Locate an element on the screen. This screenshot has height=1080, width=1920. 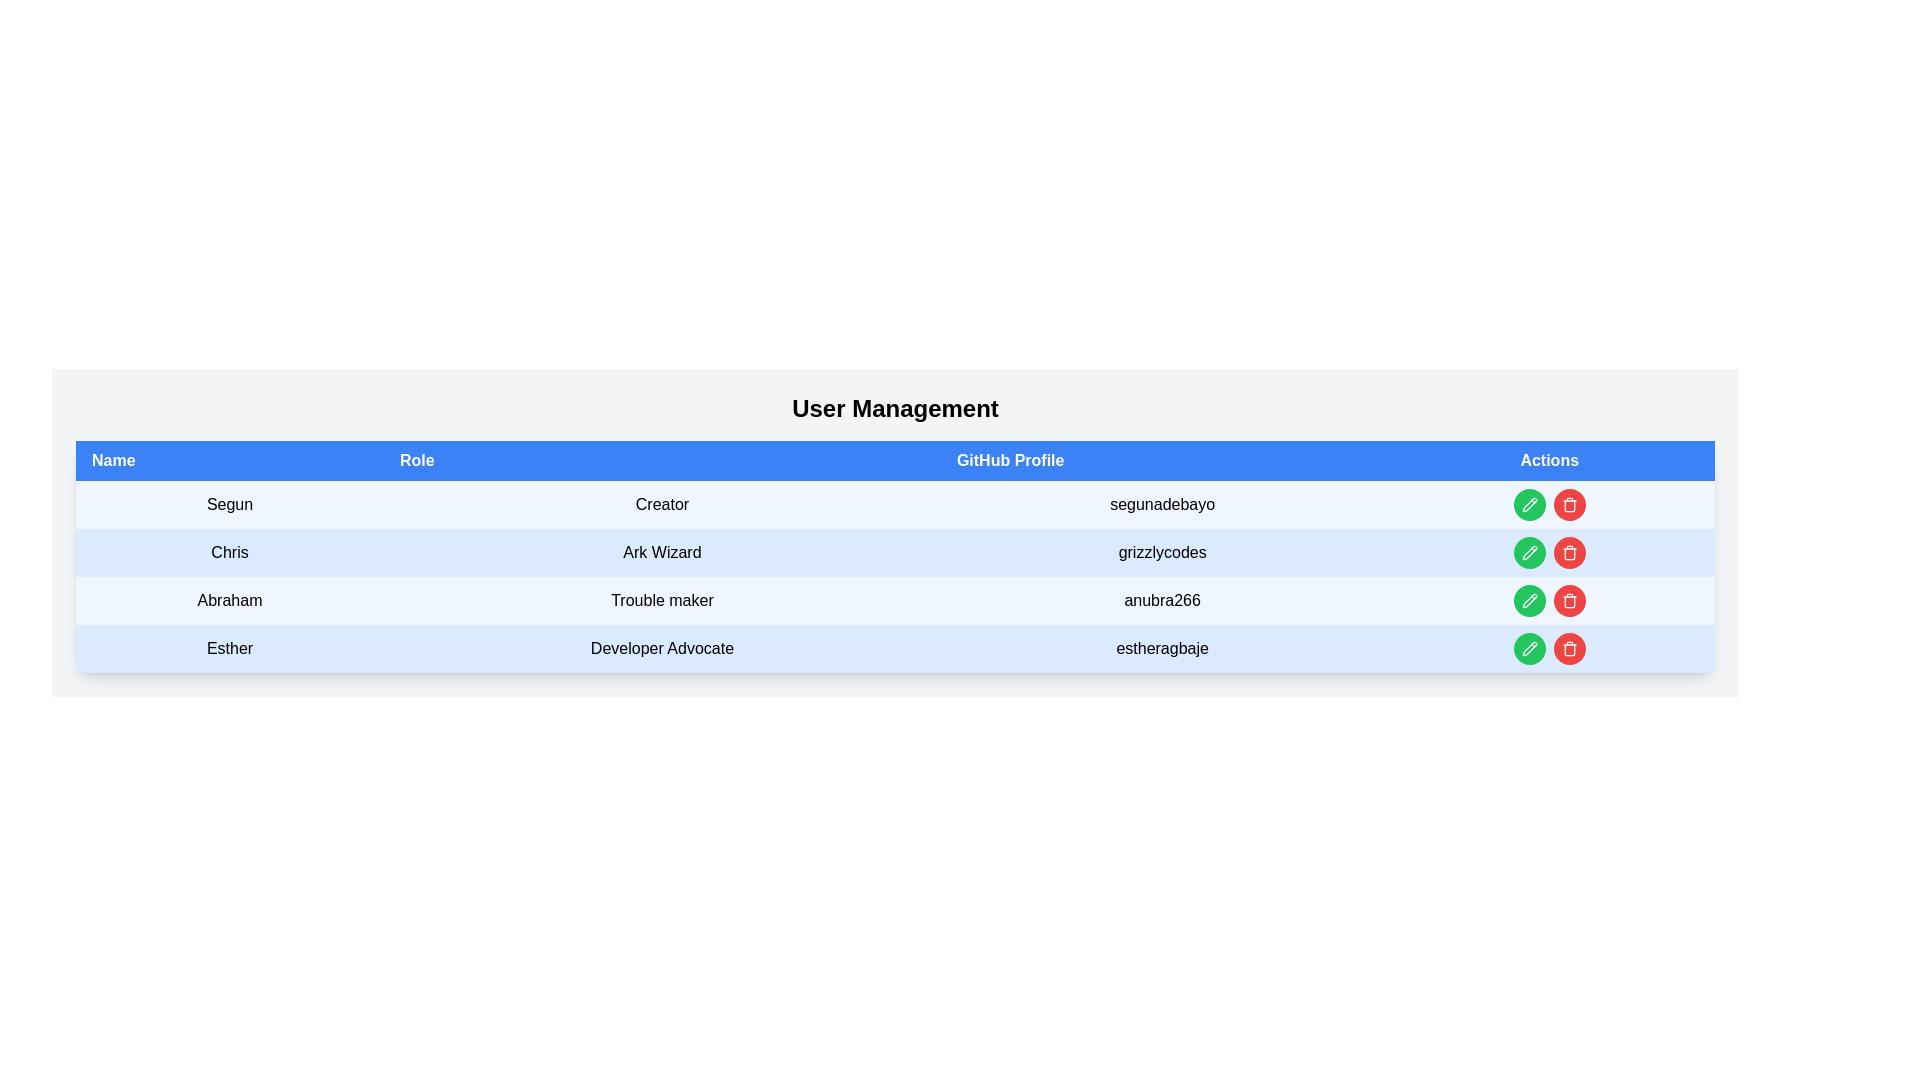
the static text displaying the name 'Esther' in the first column of the fourth row of the 'User Management' table is located at coordinates (230, 648).